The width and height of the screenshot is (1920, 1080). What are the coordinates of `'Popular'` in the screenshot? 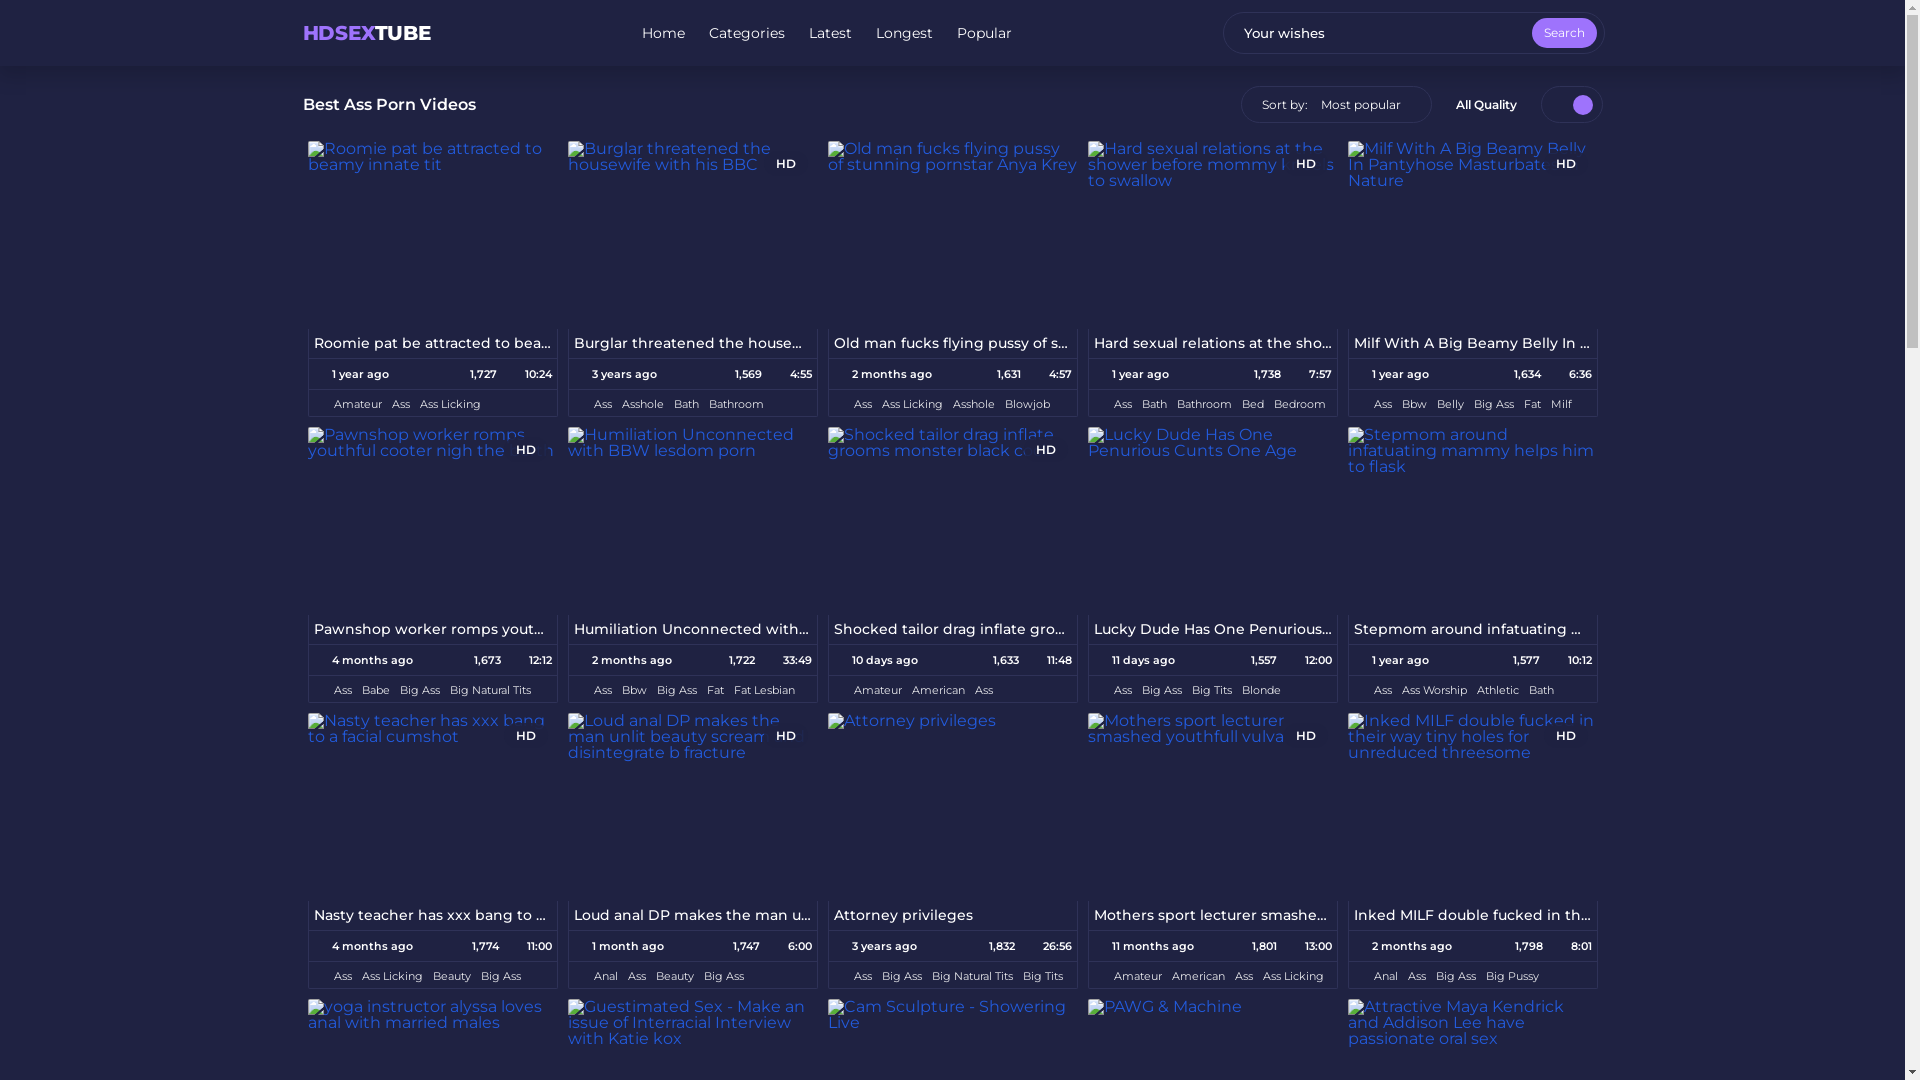 It's located at (984, 33).